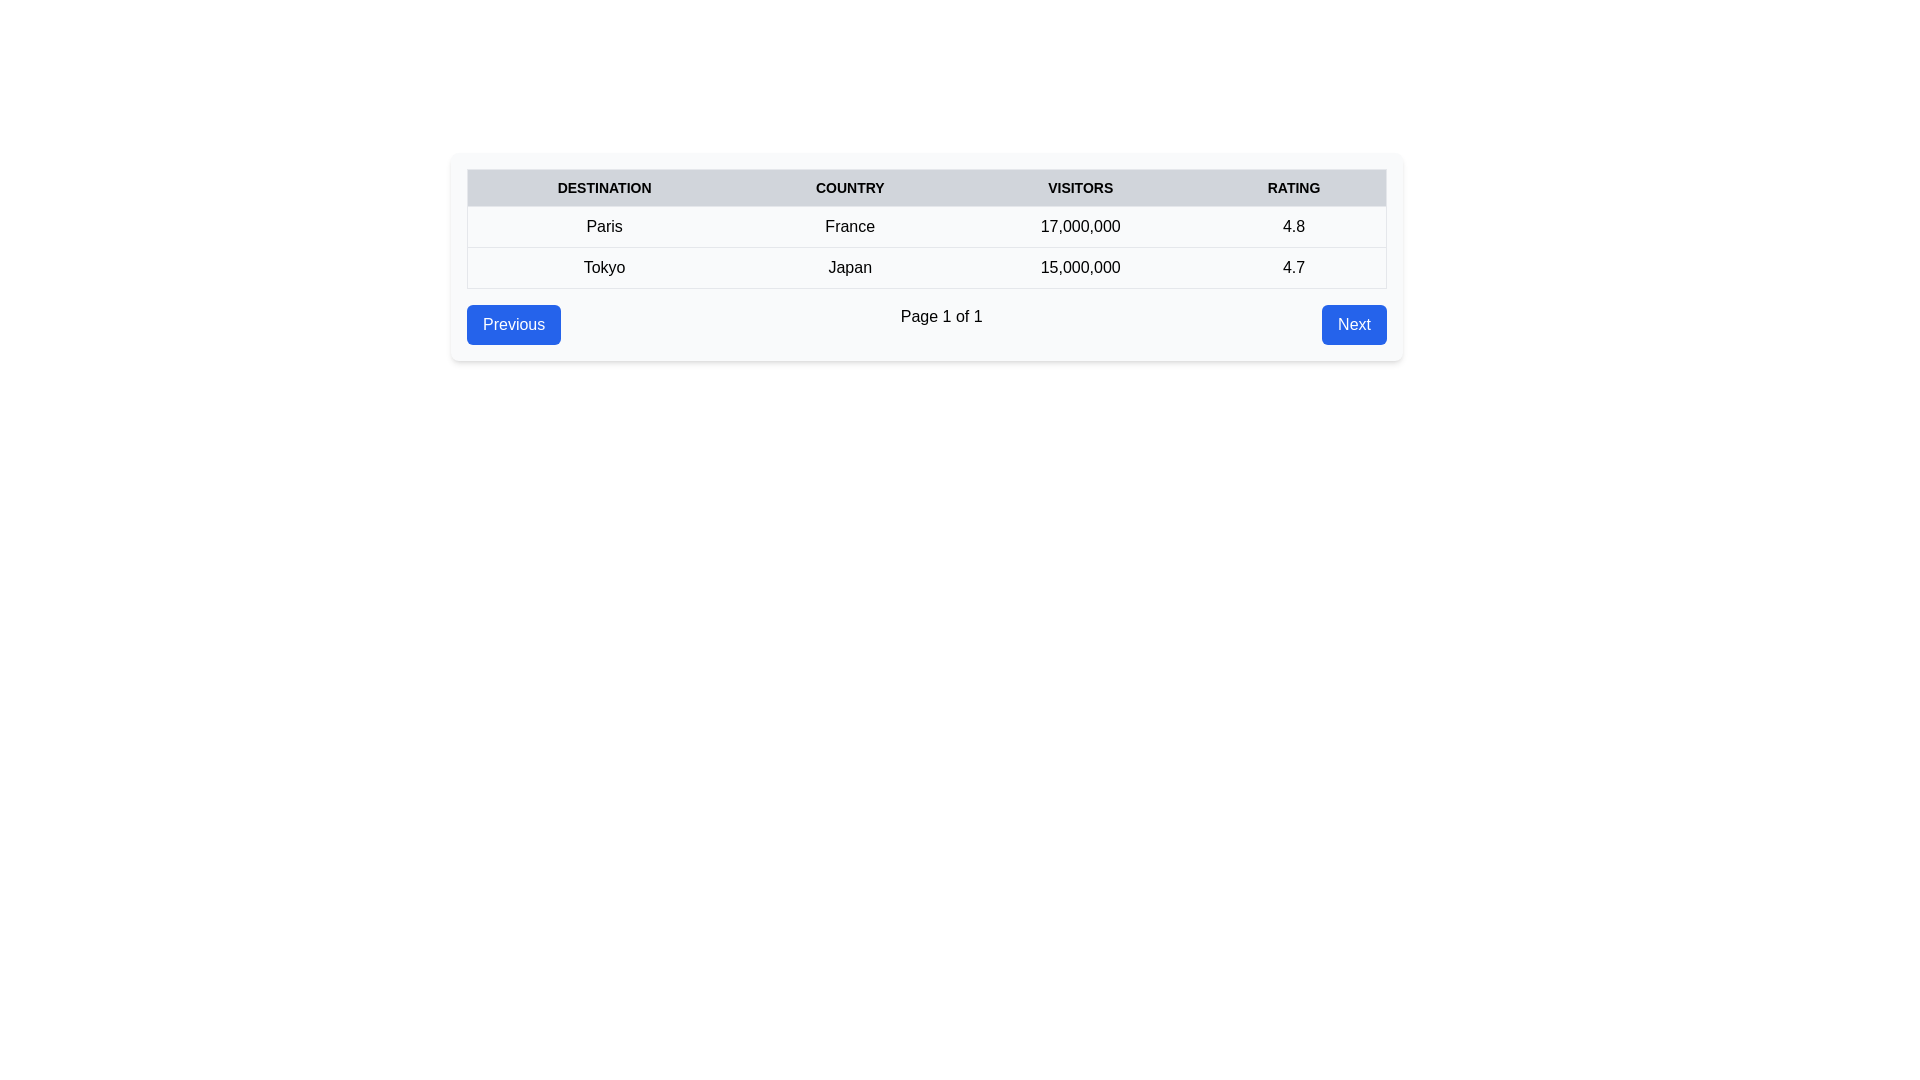 Image resolution: width=1920 pixels, height=1080 pixels. I want to click on the non-interactive text label that displays 'Page 1 of 1' in the middle of the navigation bar, so click(940, 323).